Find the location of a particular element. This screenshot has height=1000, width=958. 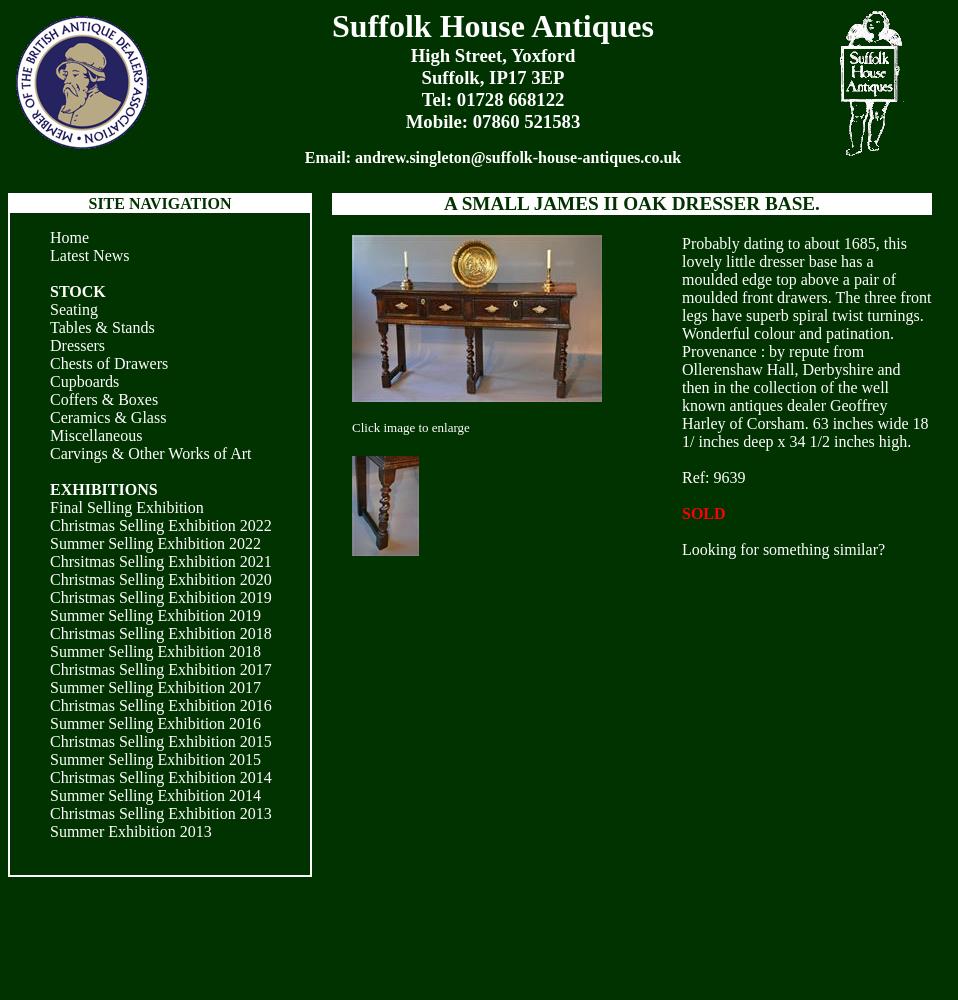

'Probably dating to about 1685, this lovely little dresser base has a moulded edge top above a pair of moulded front drawers. The three front legs have superb spiral twist turnings. Wonderful colour and patination. Provenance : by repute from Ollerenshaw Hall, Derbyshire and then in the collection of the well known antiques dealer Geoffrey Harley of Corsham. 63 inches wide 18 1/ inches deep x 34 1/2 inches high.' is located at coordinates (805, 341).